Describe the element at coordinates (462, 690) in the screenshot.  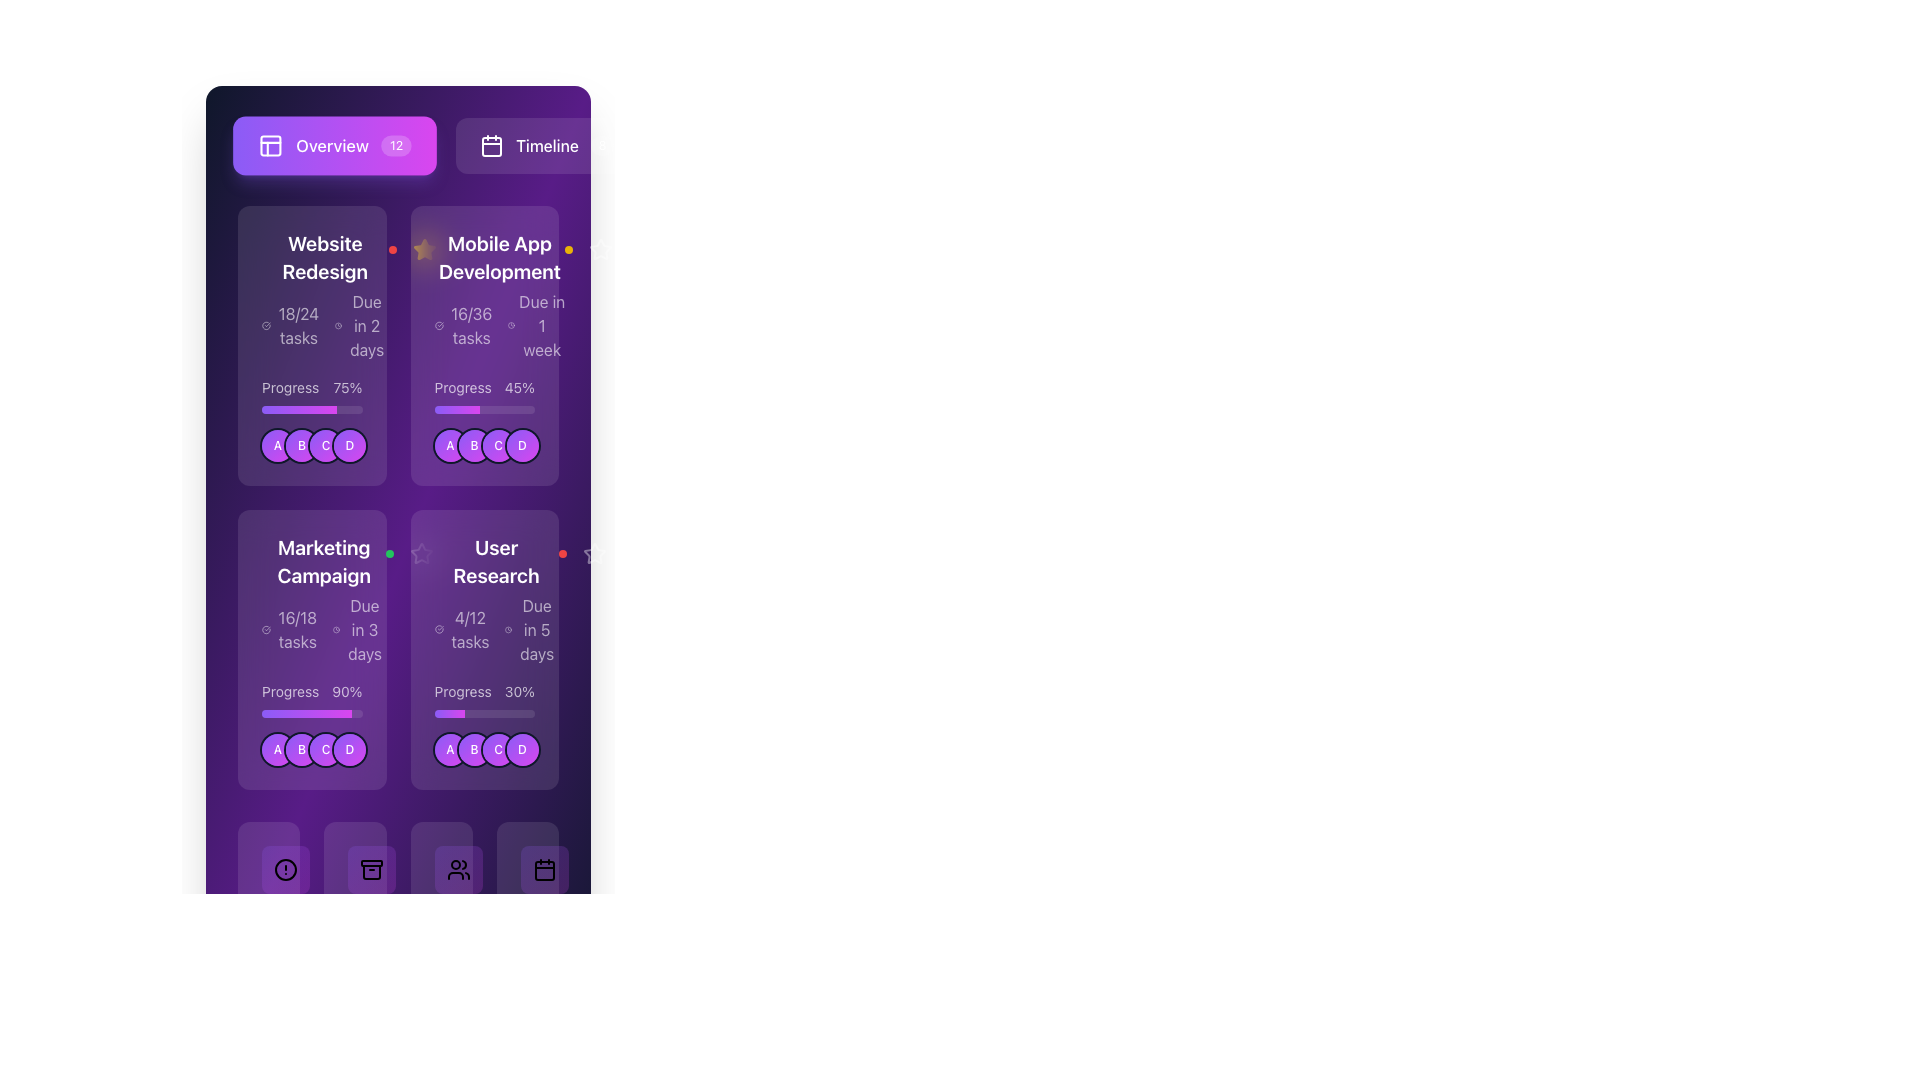
I see `the 'Progress' text label in the 'User Research' card, which displays the progress information header` at that location.